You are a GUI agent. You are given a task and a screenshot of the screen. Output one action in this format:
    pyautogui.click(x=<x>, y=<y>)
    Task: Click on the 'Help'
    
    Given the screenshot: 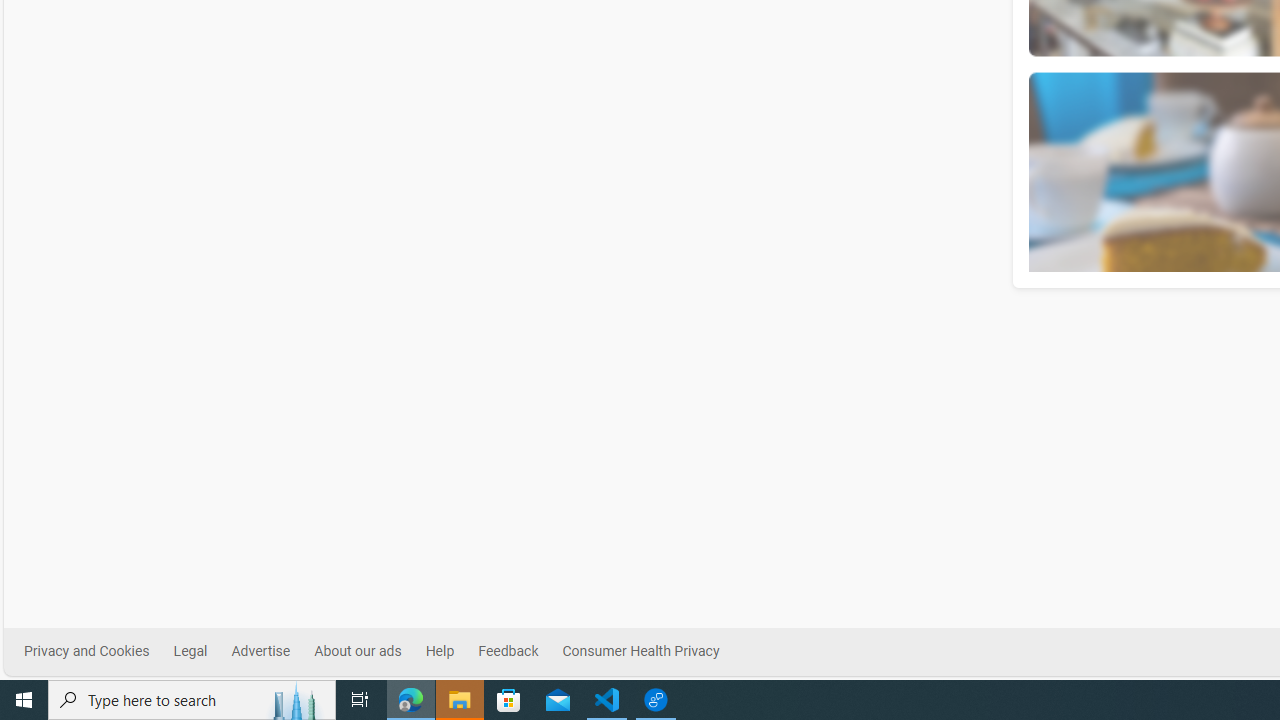 What is the action you would take?
    pyautogui.click(x=450, y=651)
    